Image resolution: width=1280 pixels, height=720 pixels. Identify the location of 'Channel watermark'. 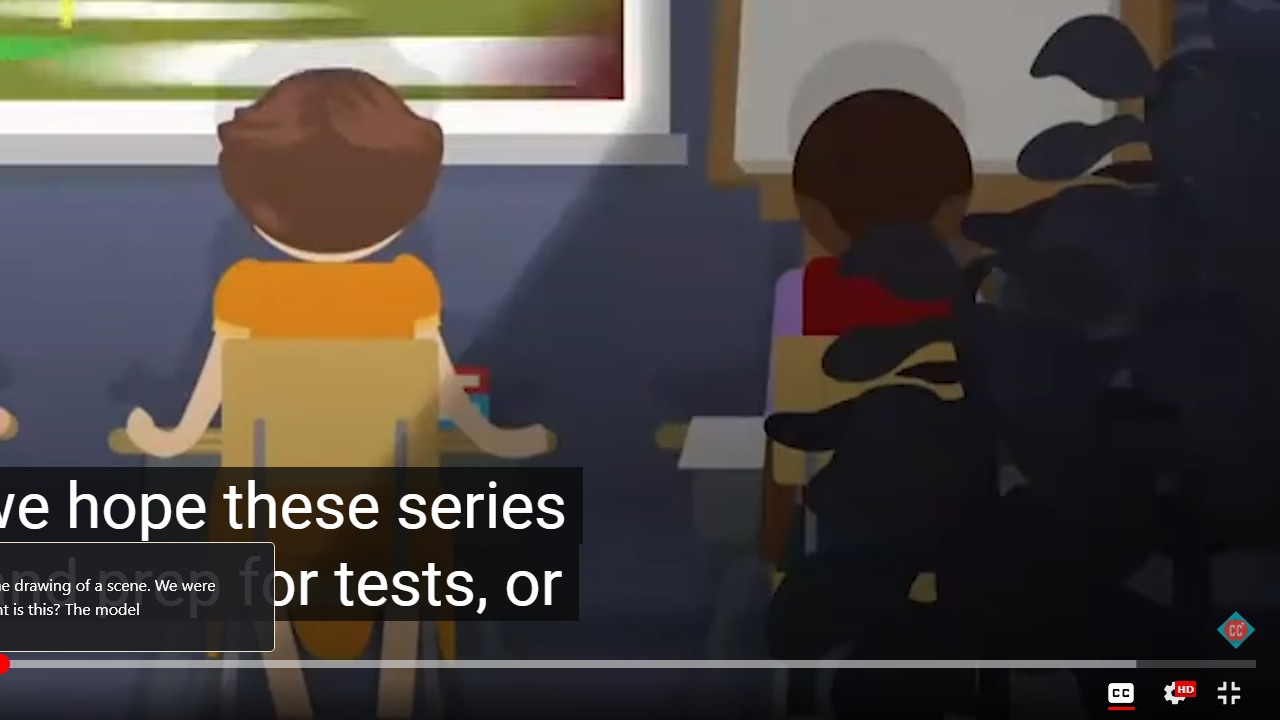
(1234, 630).